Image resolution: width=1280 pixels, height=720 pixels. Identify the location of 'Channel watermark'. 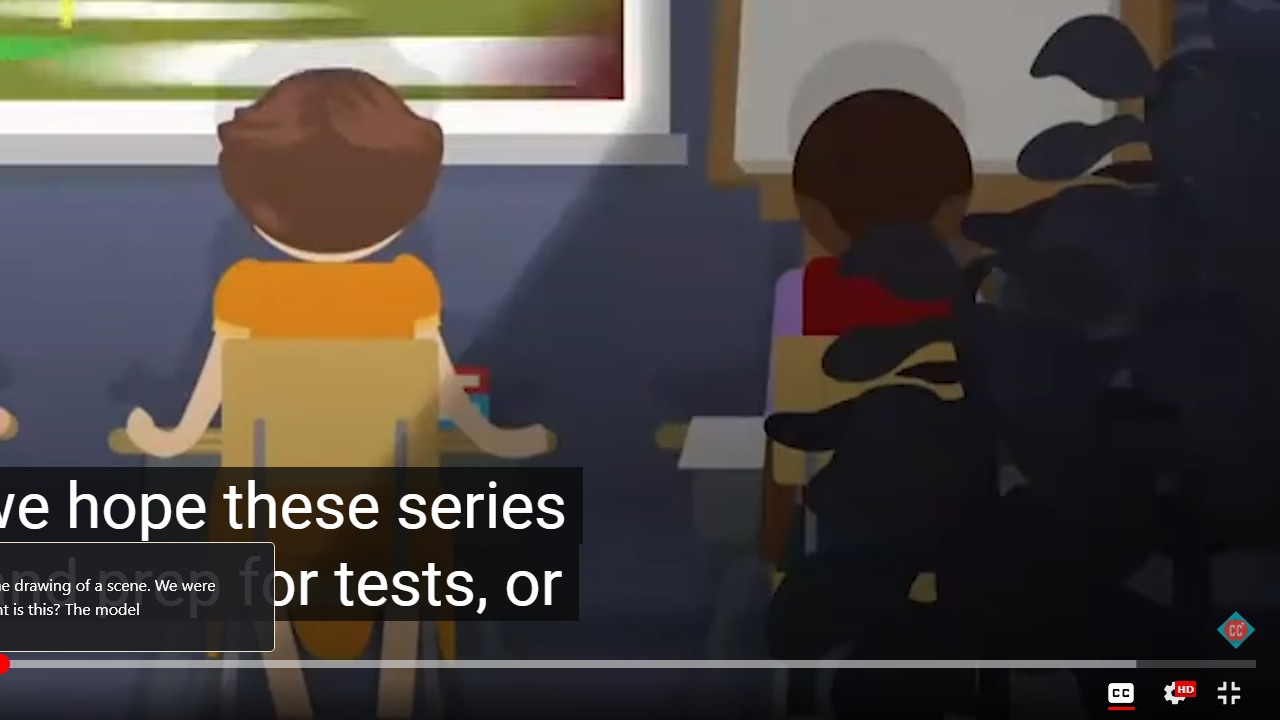
(1234, 630).